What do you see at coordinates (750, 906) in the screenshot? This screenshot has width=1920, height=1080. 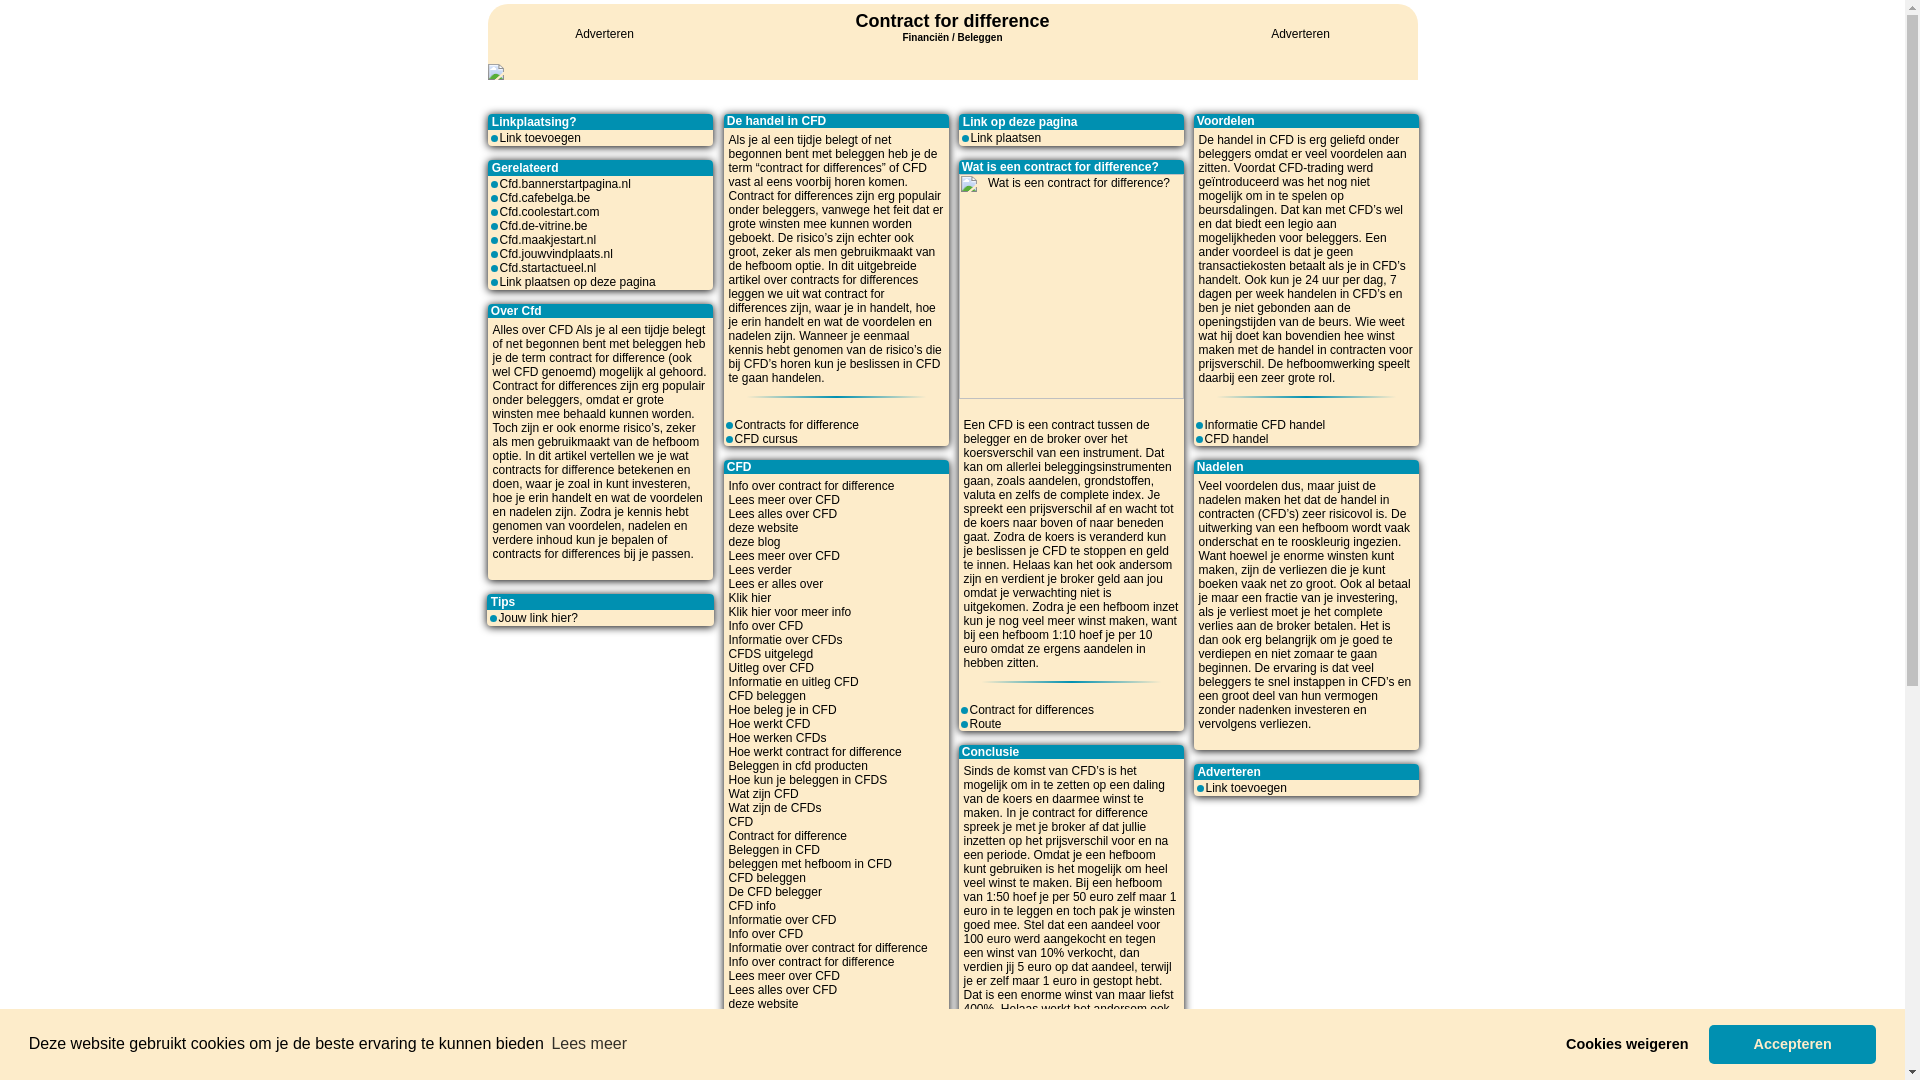 I see `'CFD info'` at bounding box center [750, 906].